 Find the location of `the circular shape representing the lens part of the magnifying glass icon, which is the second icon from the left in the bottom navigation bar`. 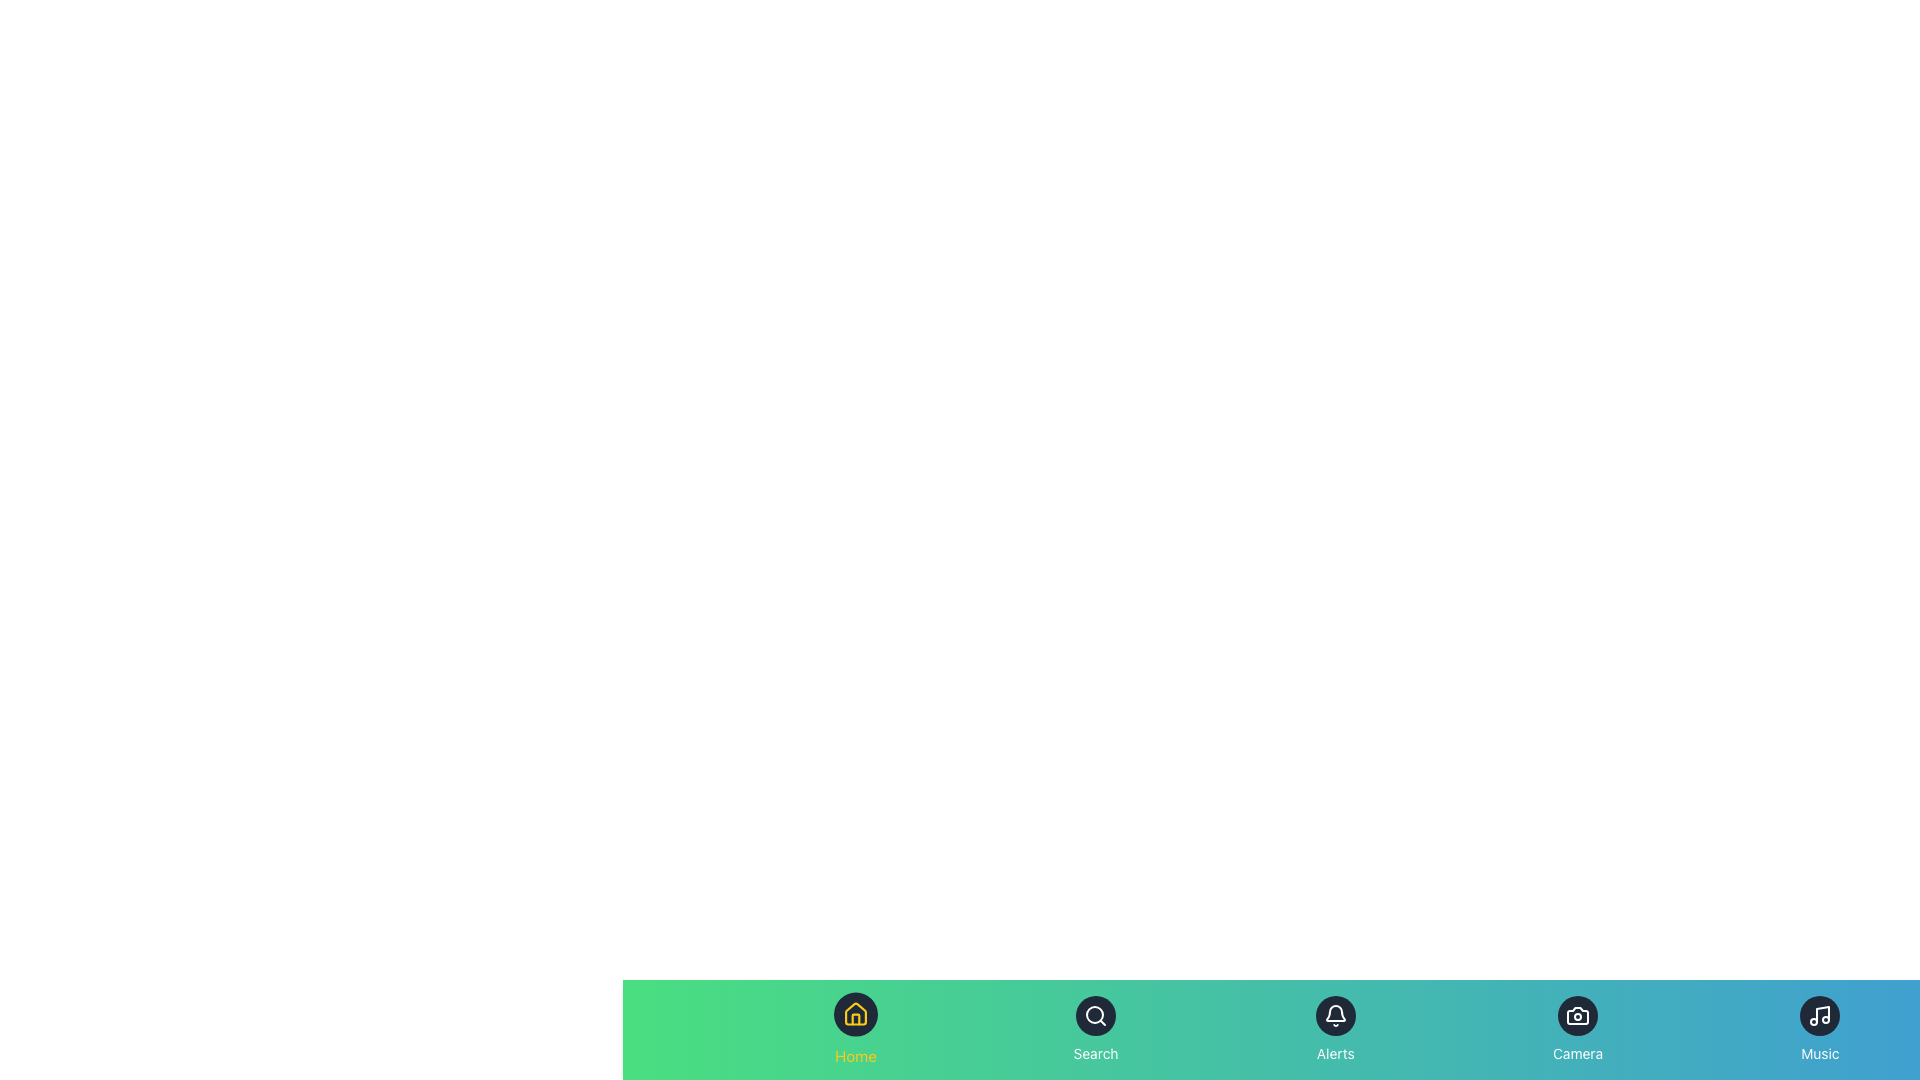

the circular shape representing the lens part of the magnifying glass icon, which is the second icon from the left in the bottom navigation bar is located at coordinates (1093, 1014).